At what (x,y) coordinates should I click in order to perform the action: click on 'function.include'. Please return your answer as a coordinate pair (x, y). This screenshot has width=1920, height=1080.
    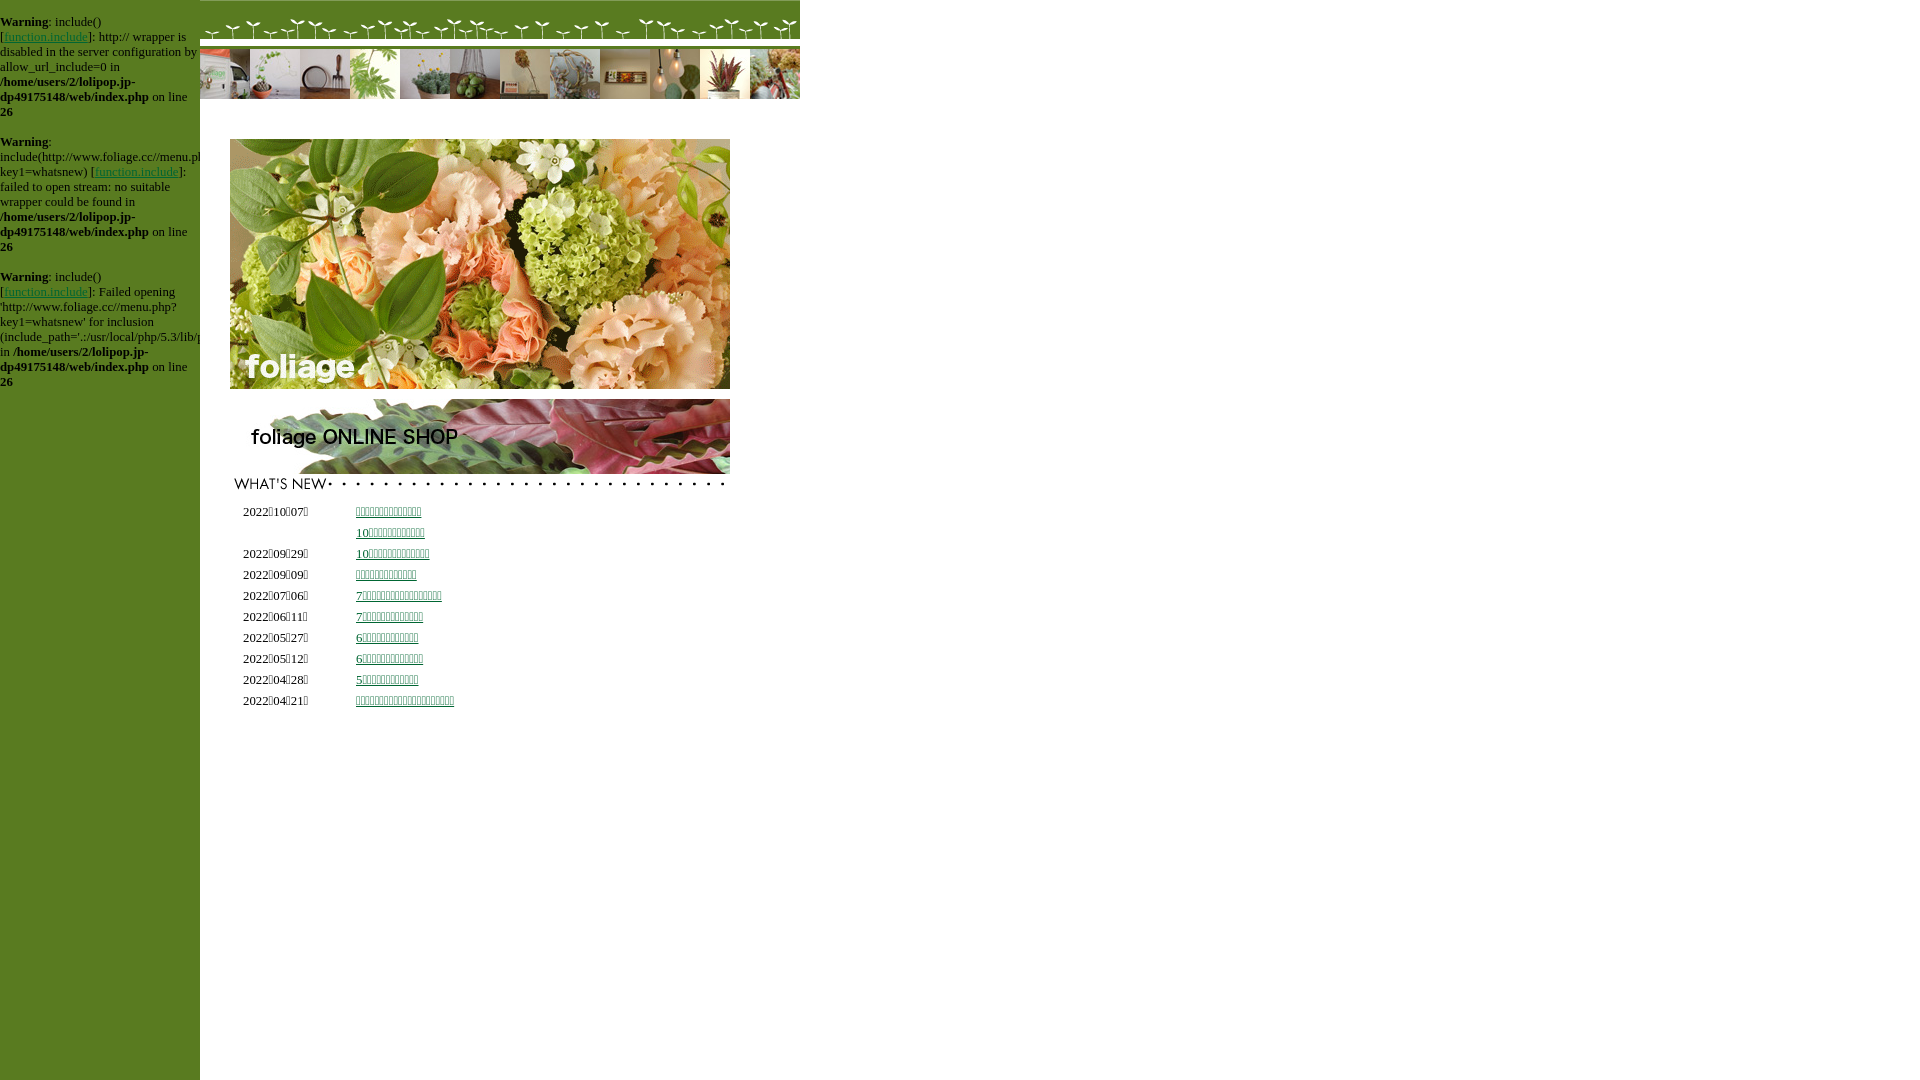
    Looking at the image, I should click on (4, 37).